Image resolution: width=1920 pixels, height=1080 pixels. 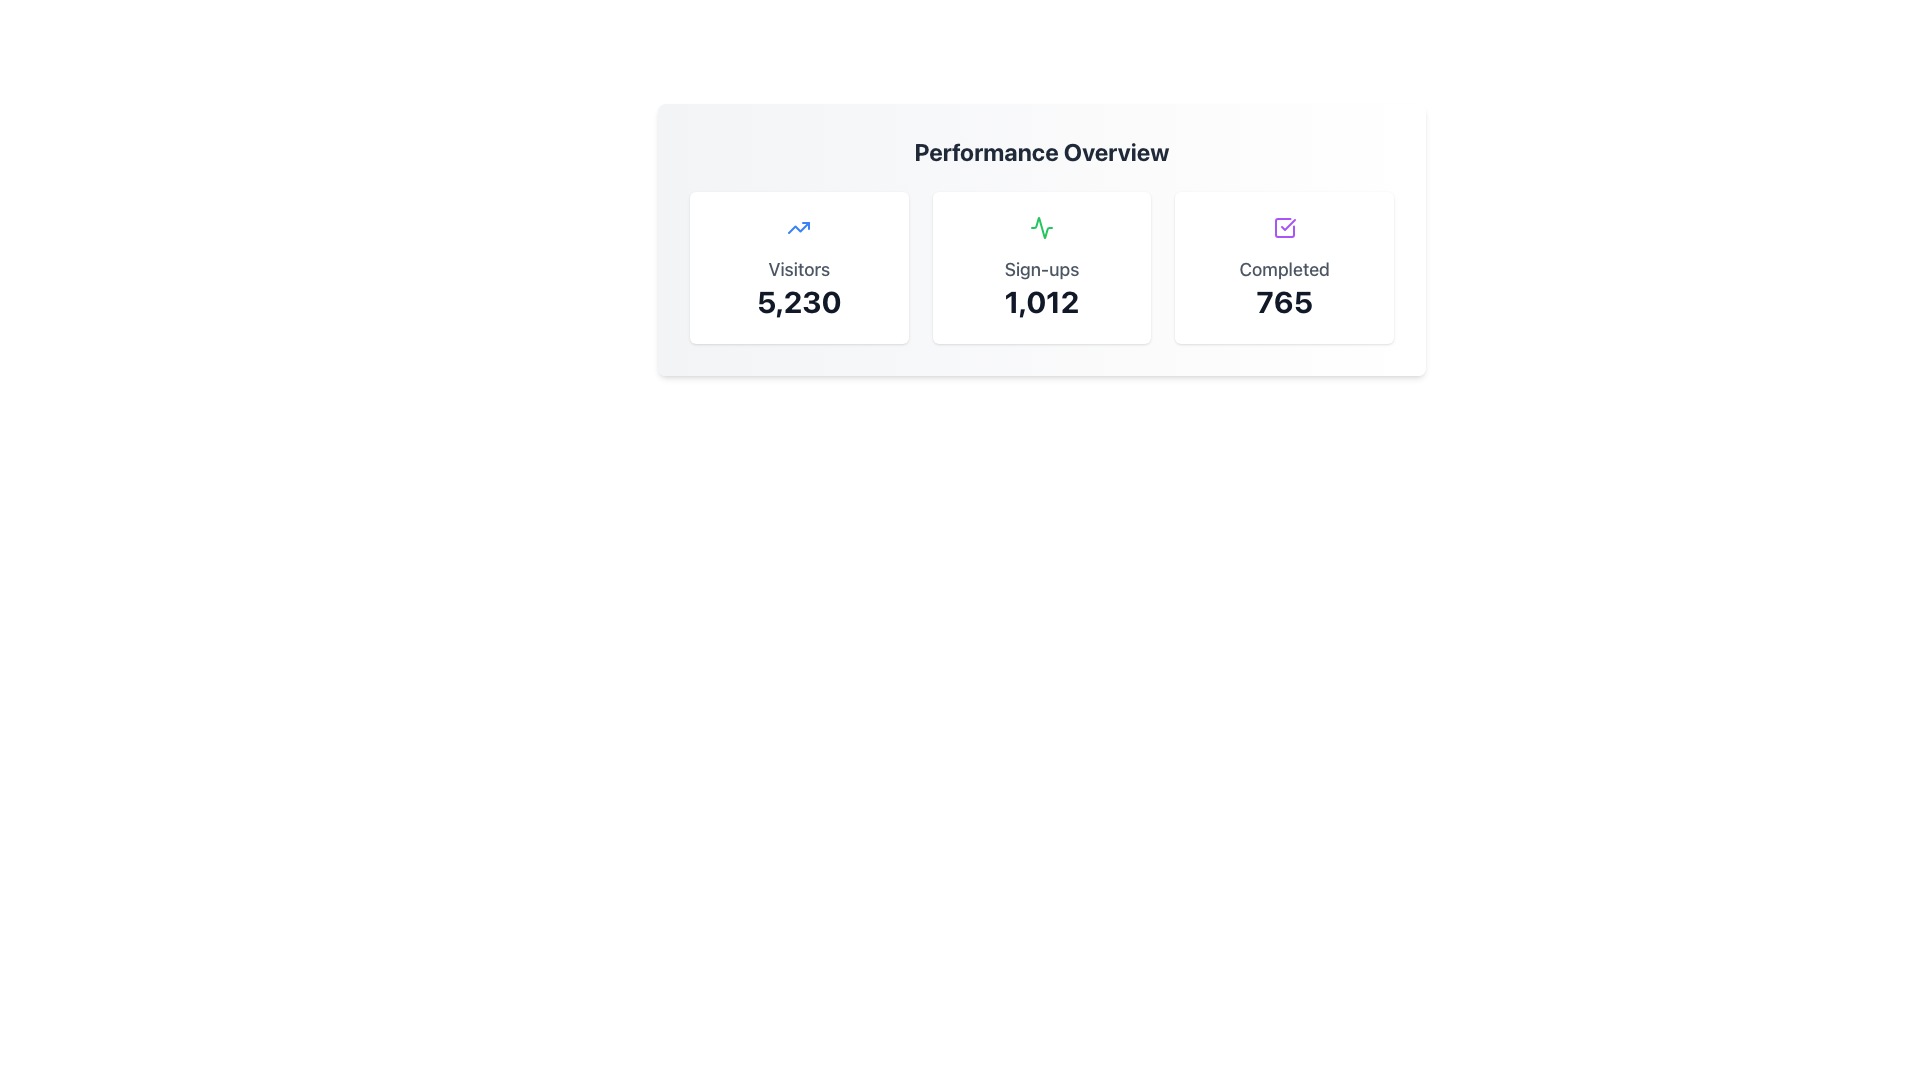 I want to click on the Text label indicating the number of sign-ups located in the central panel under 'Performance Overview', which is positioned at the top of the middle card, so click(x=1040, y=270).